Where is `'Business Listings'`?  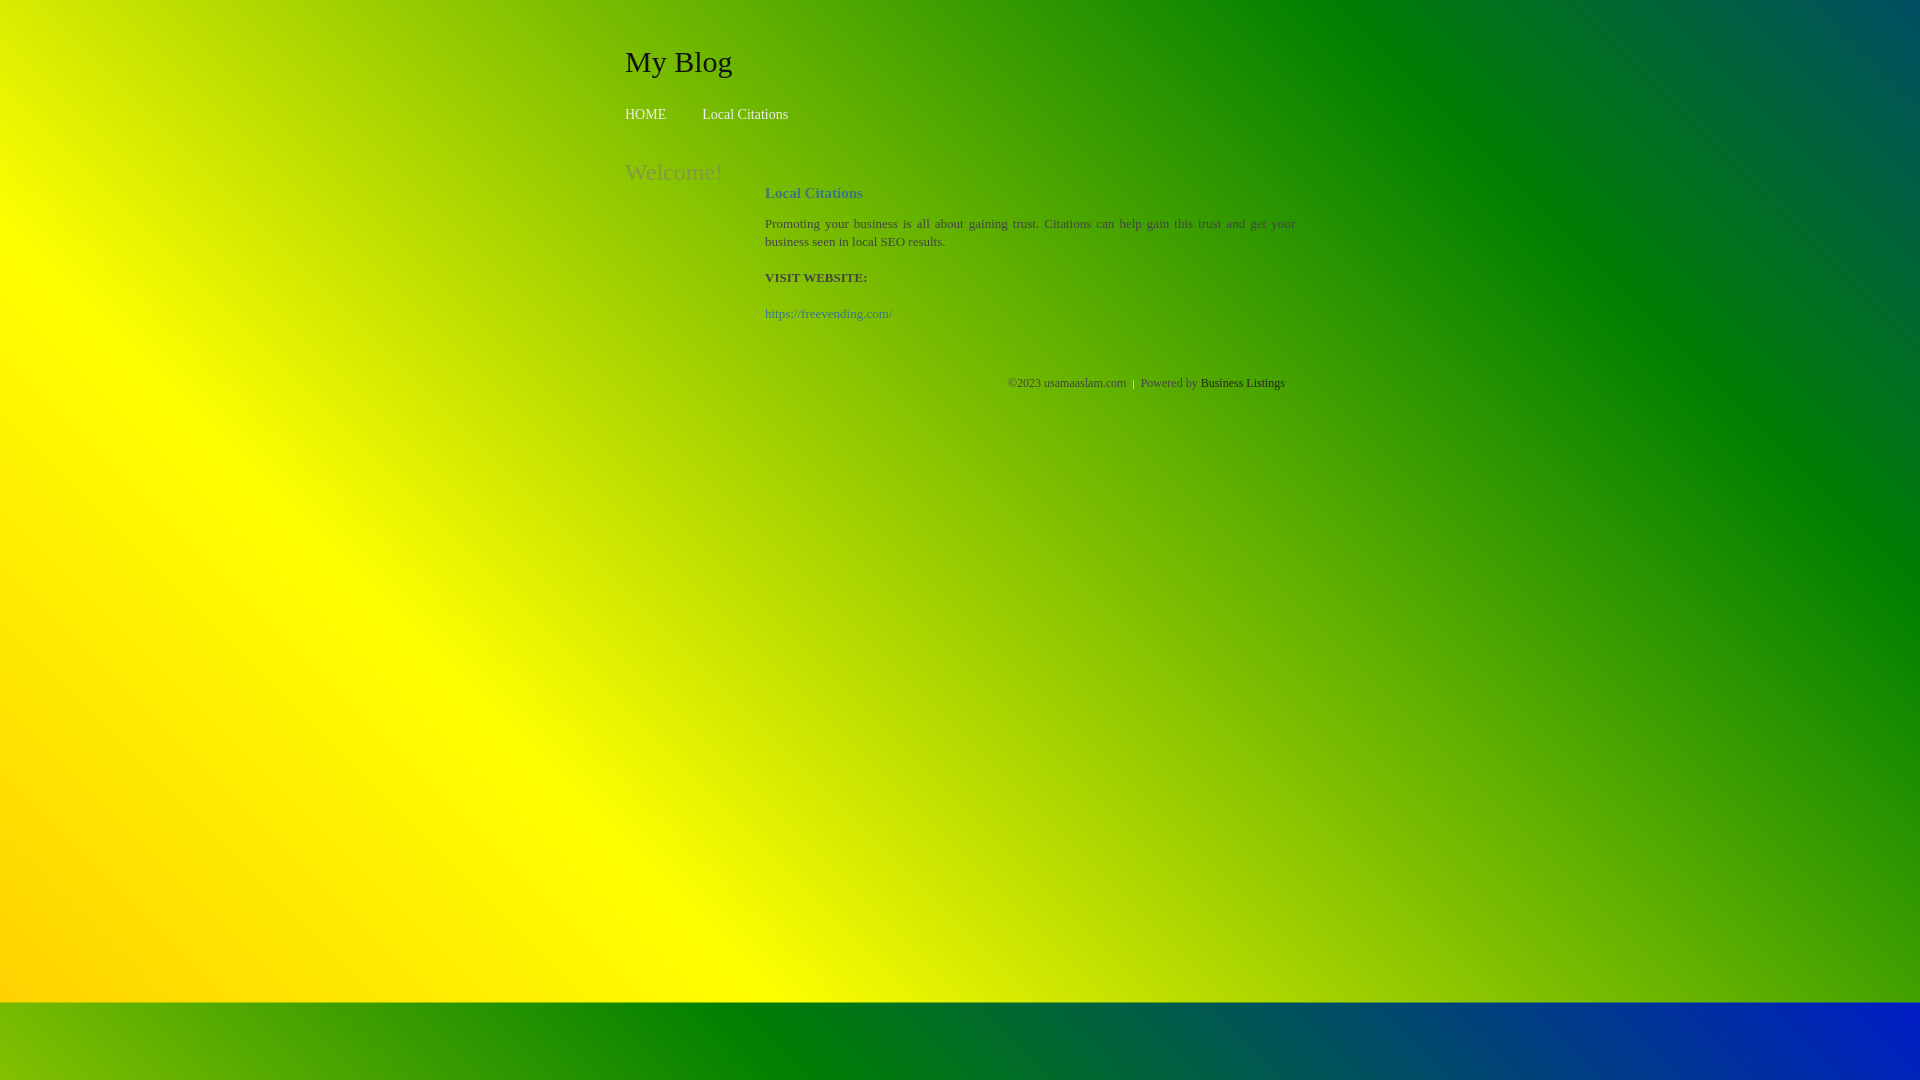 'Business Listings' is located at coordinates (1242, 382).